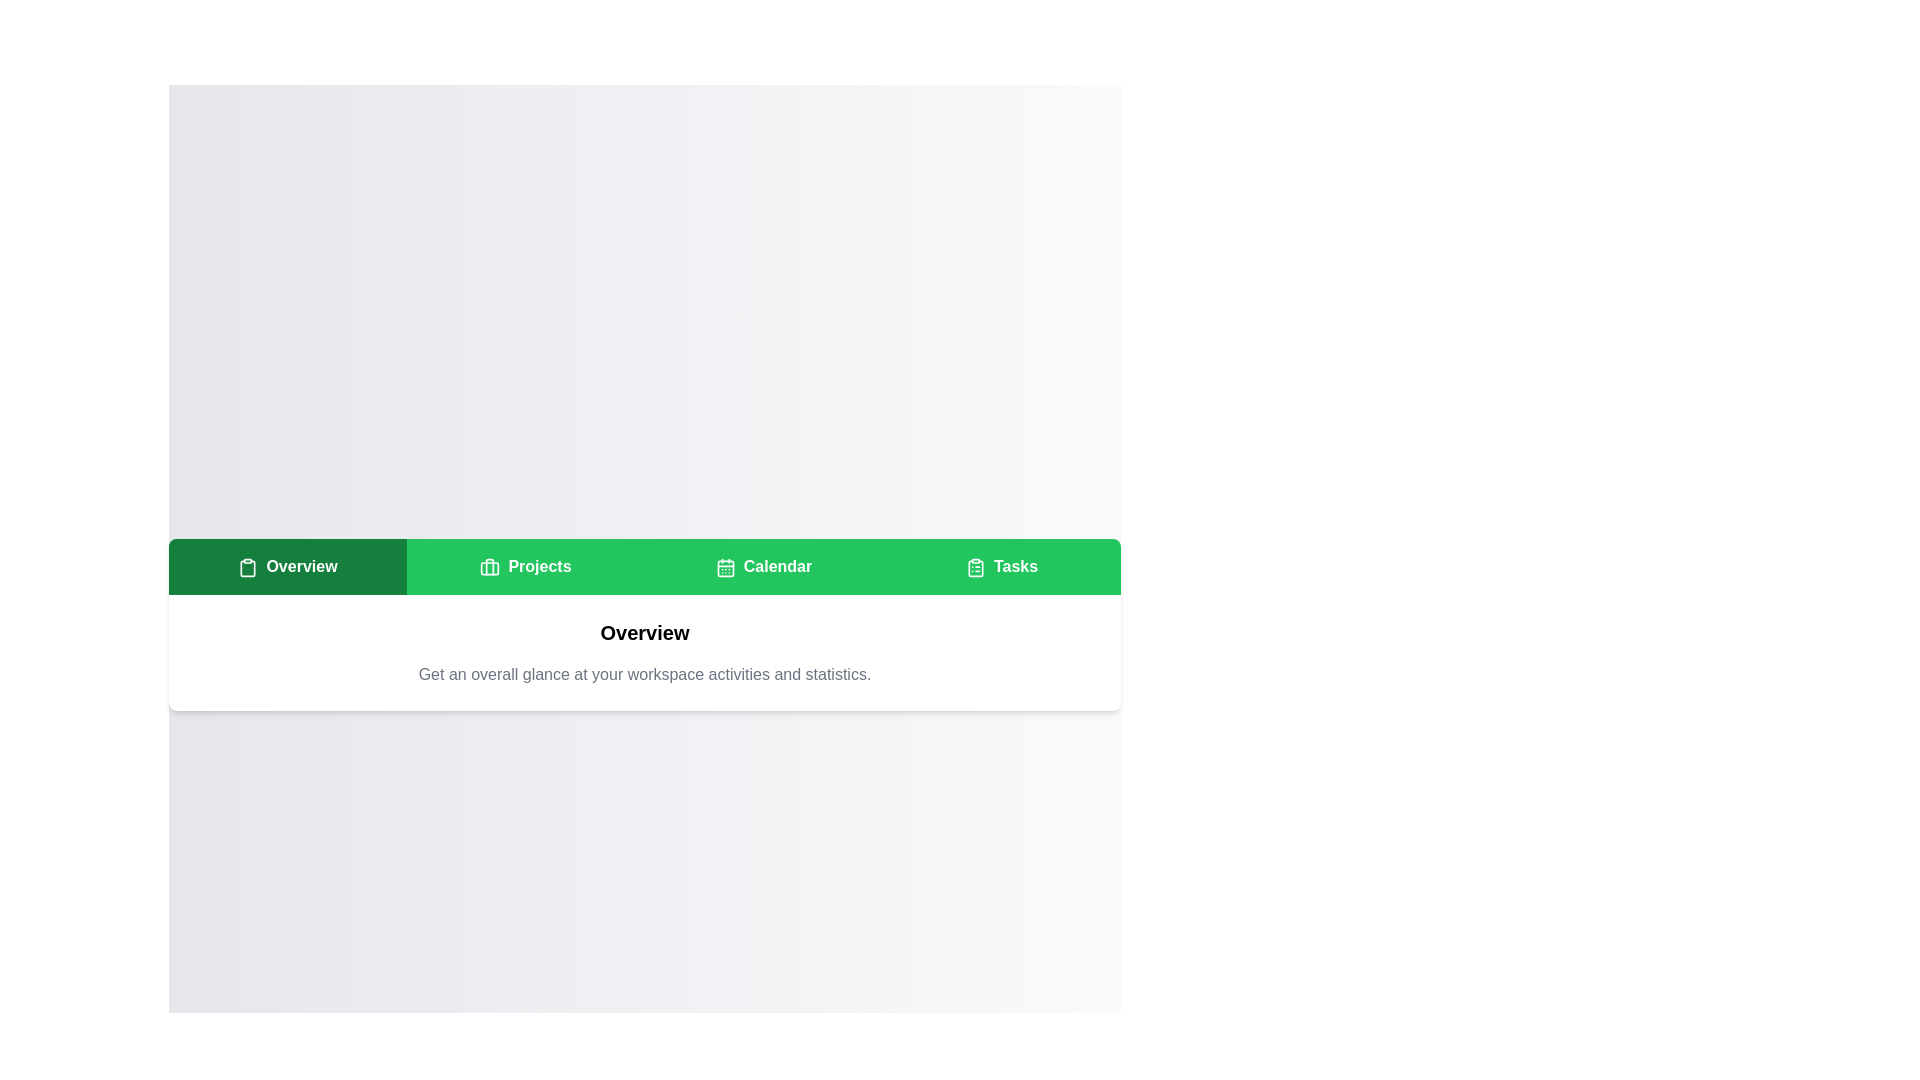  I want to click on the Projects tab, so click(526, 567).